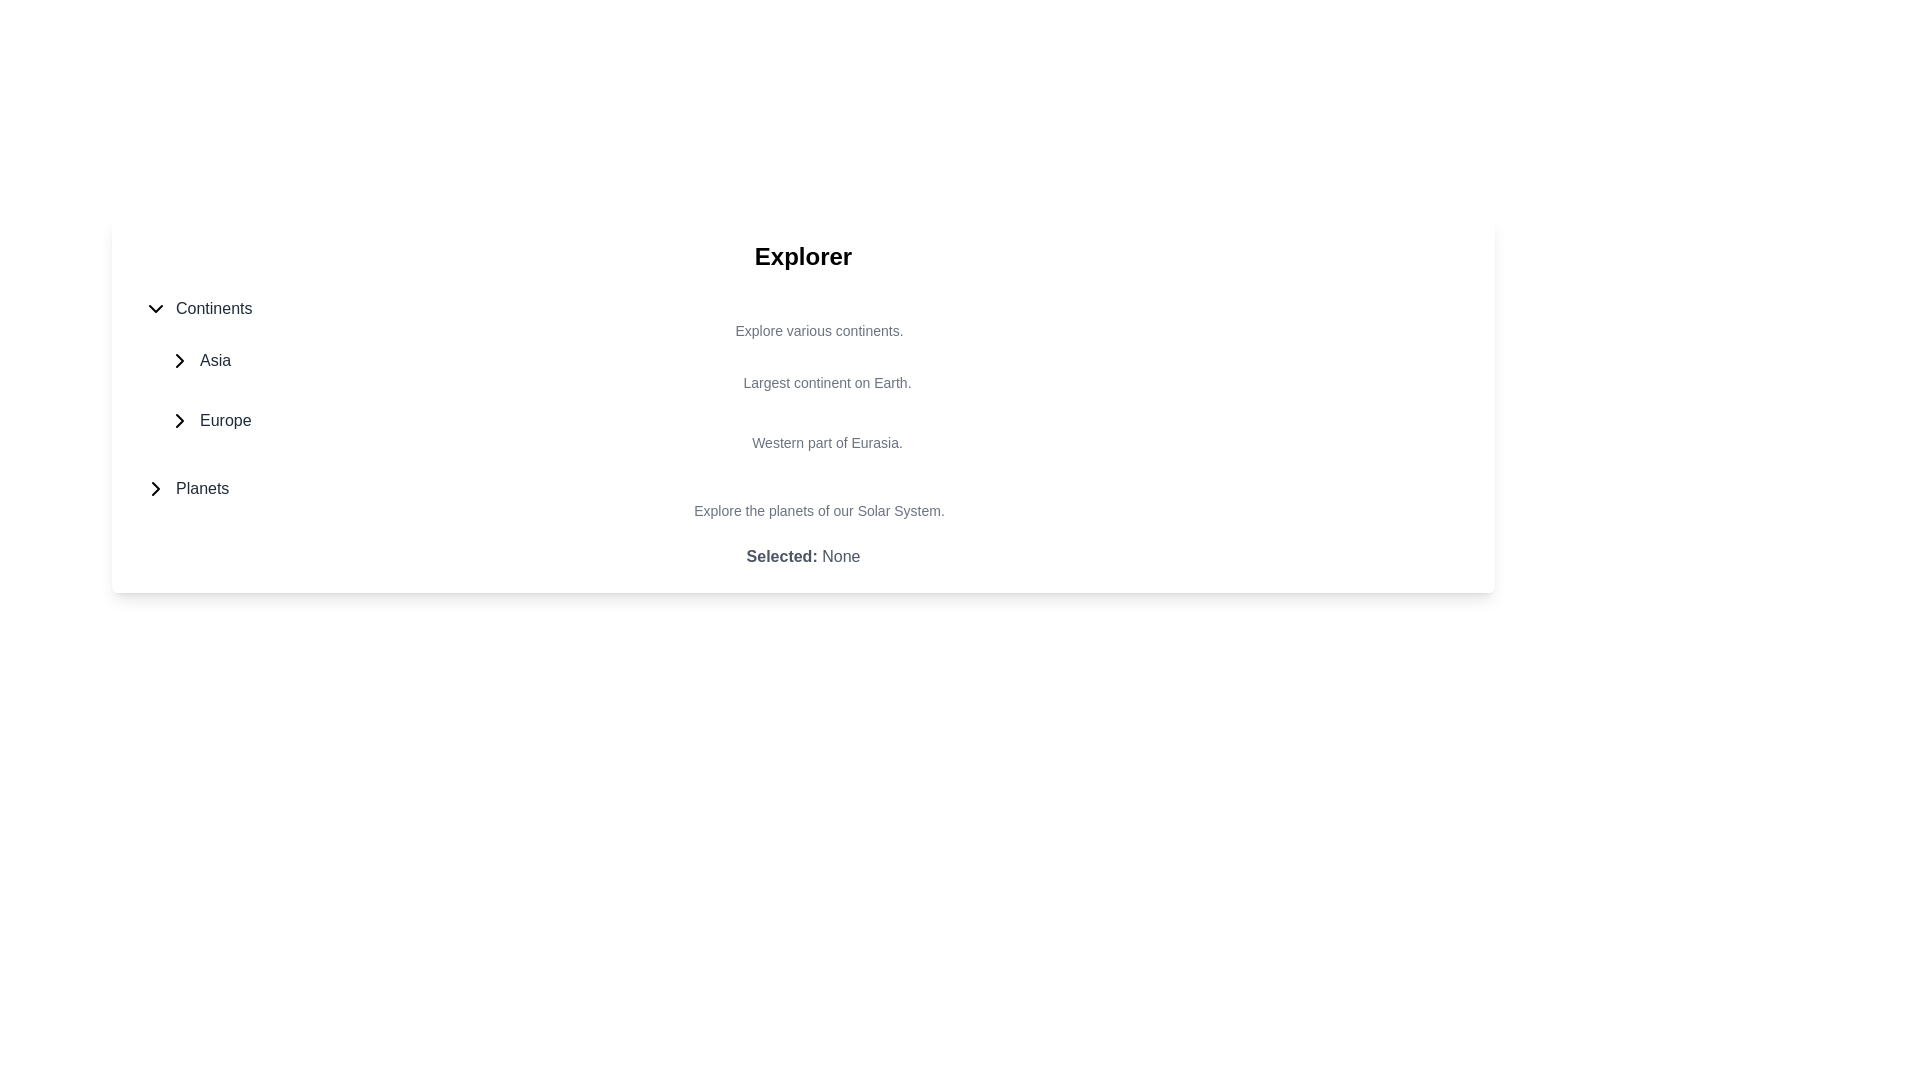  Describe the element at coordinates (155, 489) in the screenshot. I see `the small right-facing chevron icon button located to the left of the 'Planets' text` at that location.